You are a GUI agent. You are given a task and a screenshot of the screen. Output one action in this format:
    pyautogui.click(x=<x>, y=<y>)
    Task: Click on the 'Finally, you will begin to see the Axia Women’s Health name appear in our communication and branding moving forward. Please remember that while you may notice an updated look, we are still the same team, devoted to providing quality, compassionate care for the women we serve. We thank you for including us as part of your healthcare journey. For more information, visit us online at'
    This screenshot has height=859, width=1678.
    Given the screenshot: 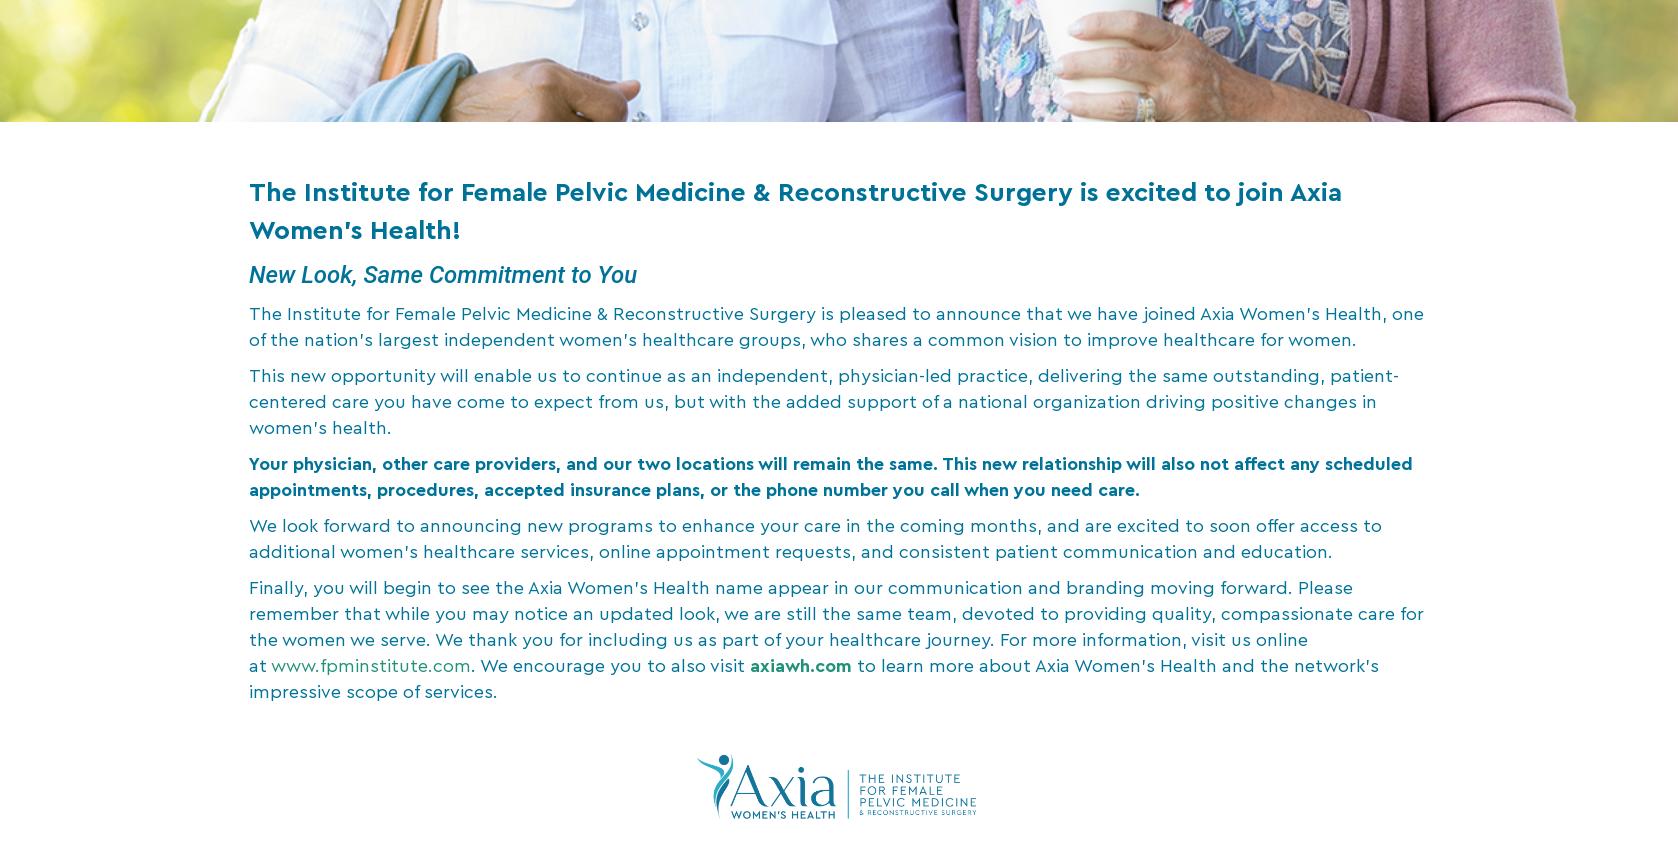 What is the action you would take?
    pyautogui.click(x=835, y=625)
    